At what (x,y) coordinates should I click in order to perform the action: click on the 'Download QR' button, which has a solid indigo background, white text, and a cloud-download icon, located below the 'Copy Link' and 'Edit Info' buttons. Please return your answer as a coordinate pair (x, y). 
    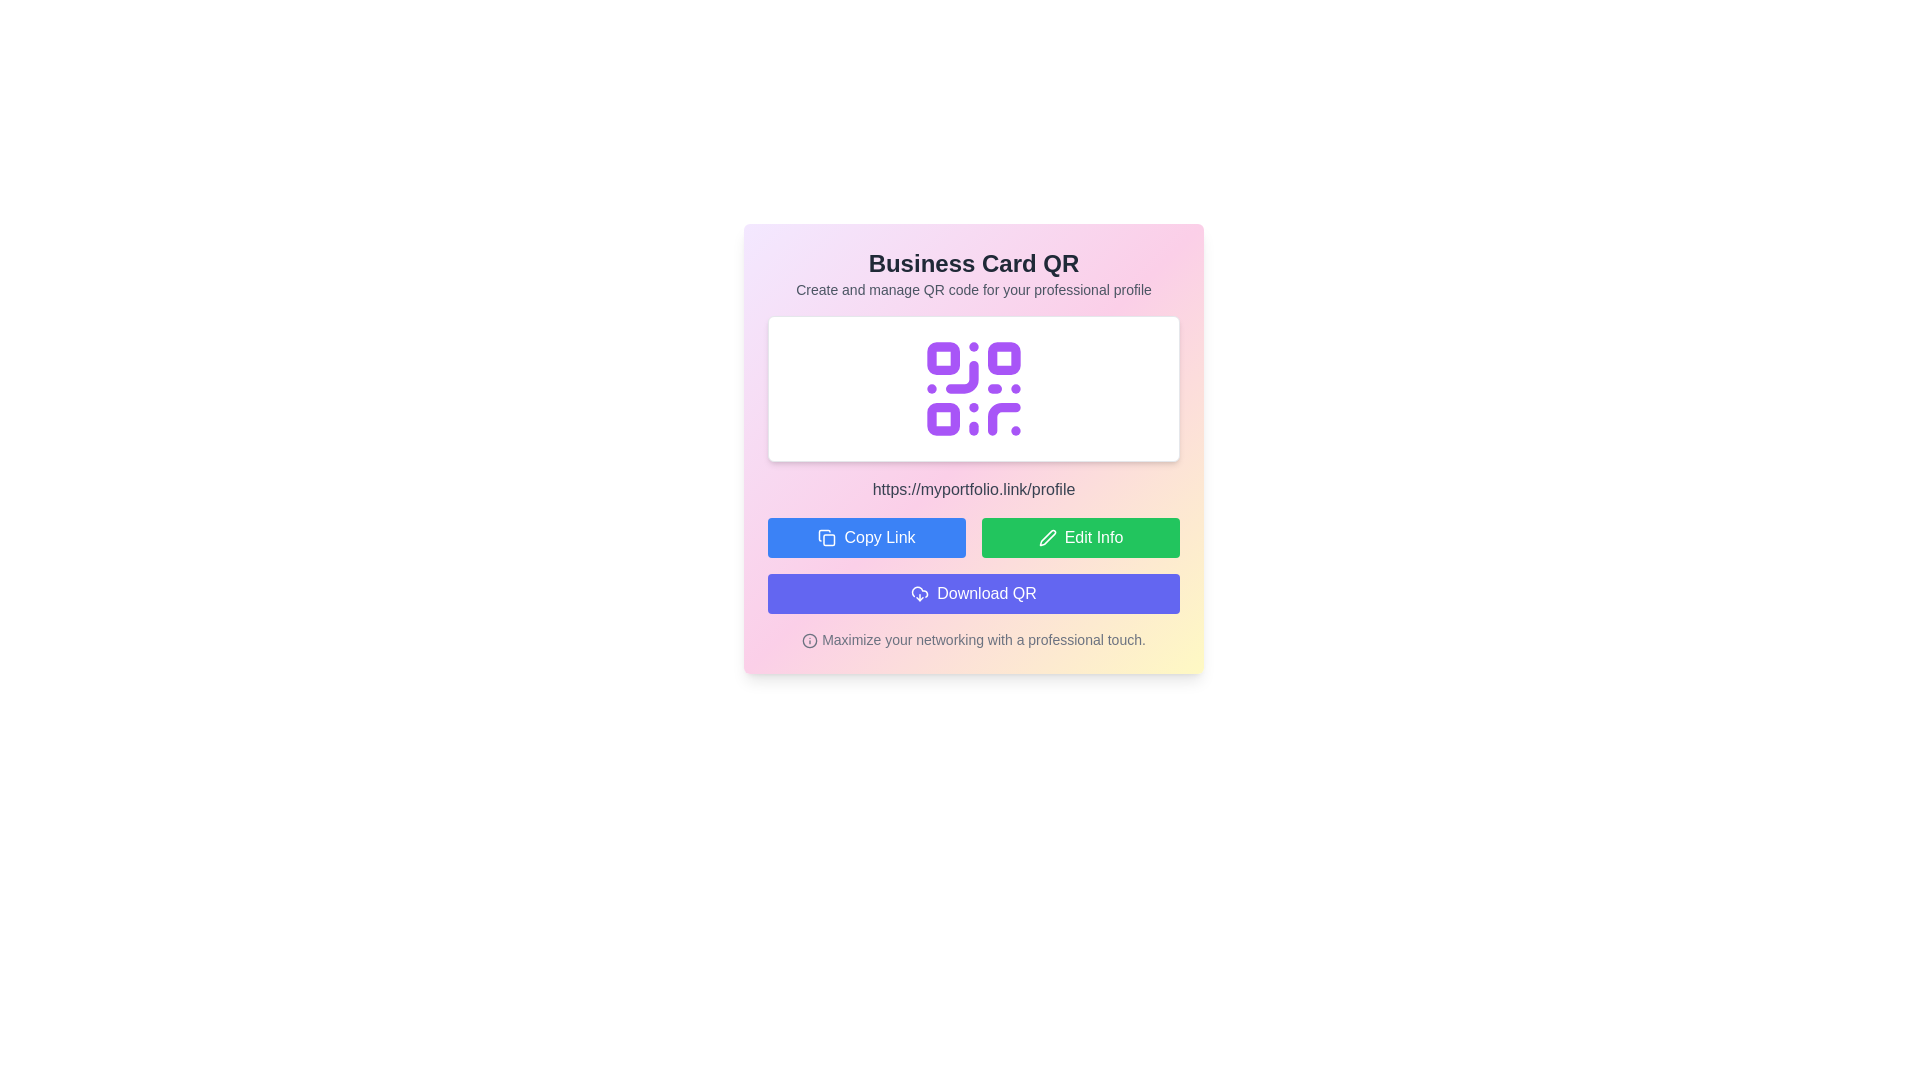
    Looking at the image, I should click on (974, 593).